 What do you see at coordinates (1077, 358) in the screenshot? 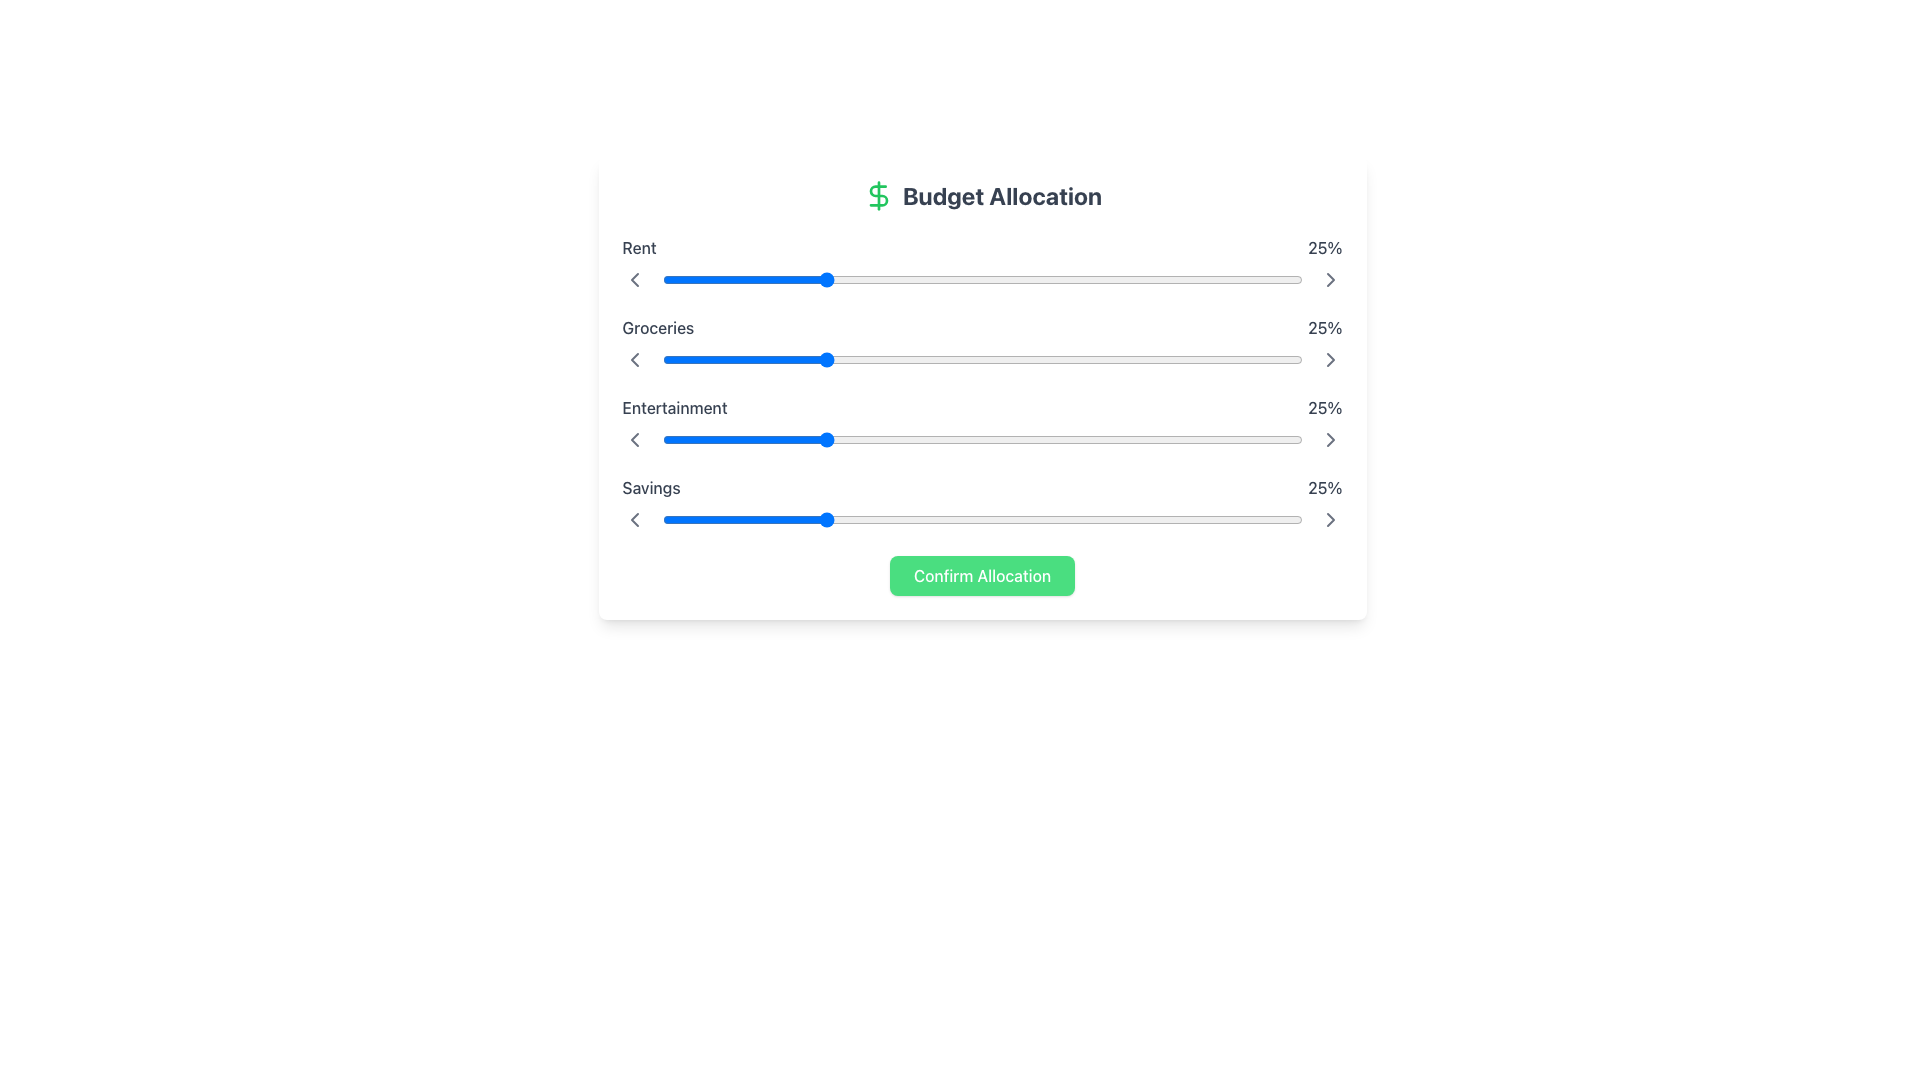
I see `the groceries allocation percentage` at bounding box center [1077, 358].